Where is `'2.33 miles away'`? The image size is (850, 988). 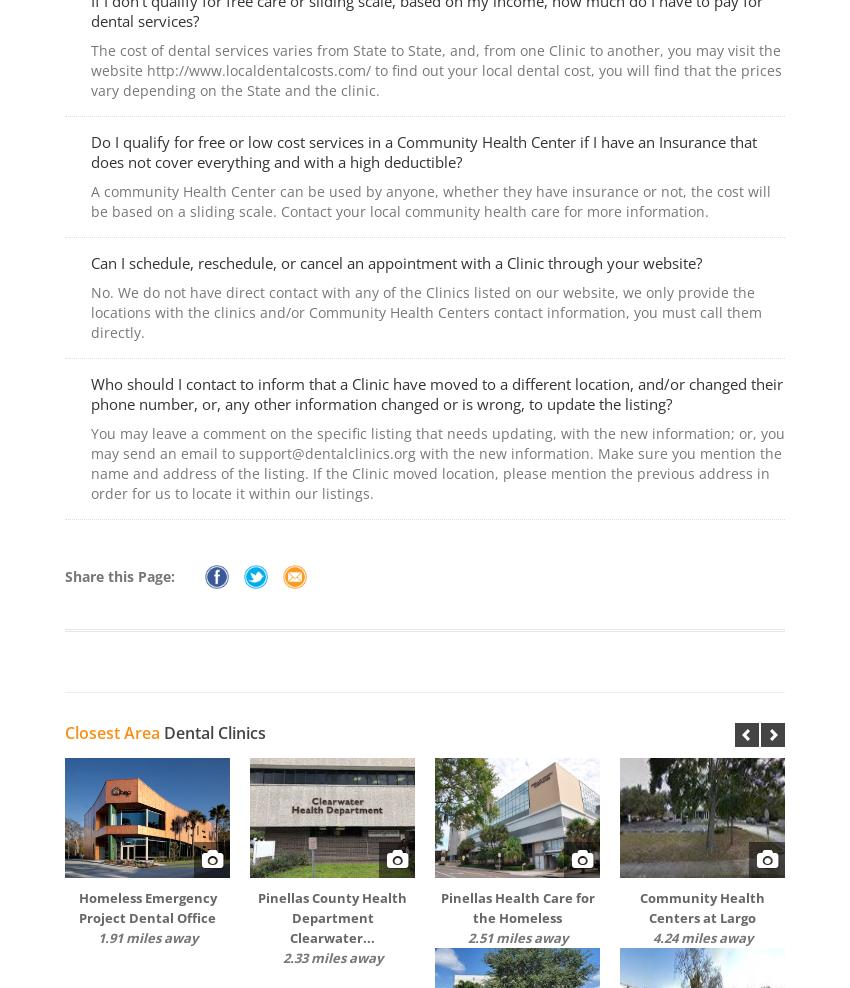 '2.33 miles away' is located at coordinates (332, 957).